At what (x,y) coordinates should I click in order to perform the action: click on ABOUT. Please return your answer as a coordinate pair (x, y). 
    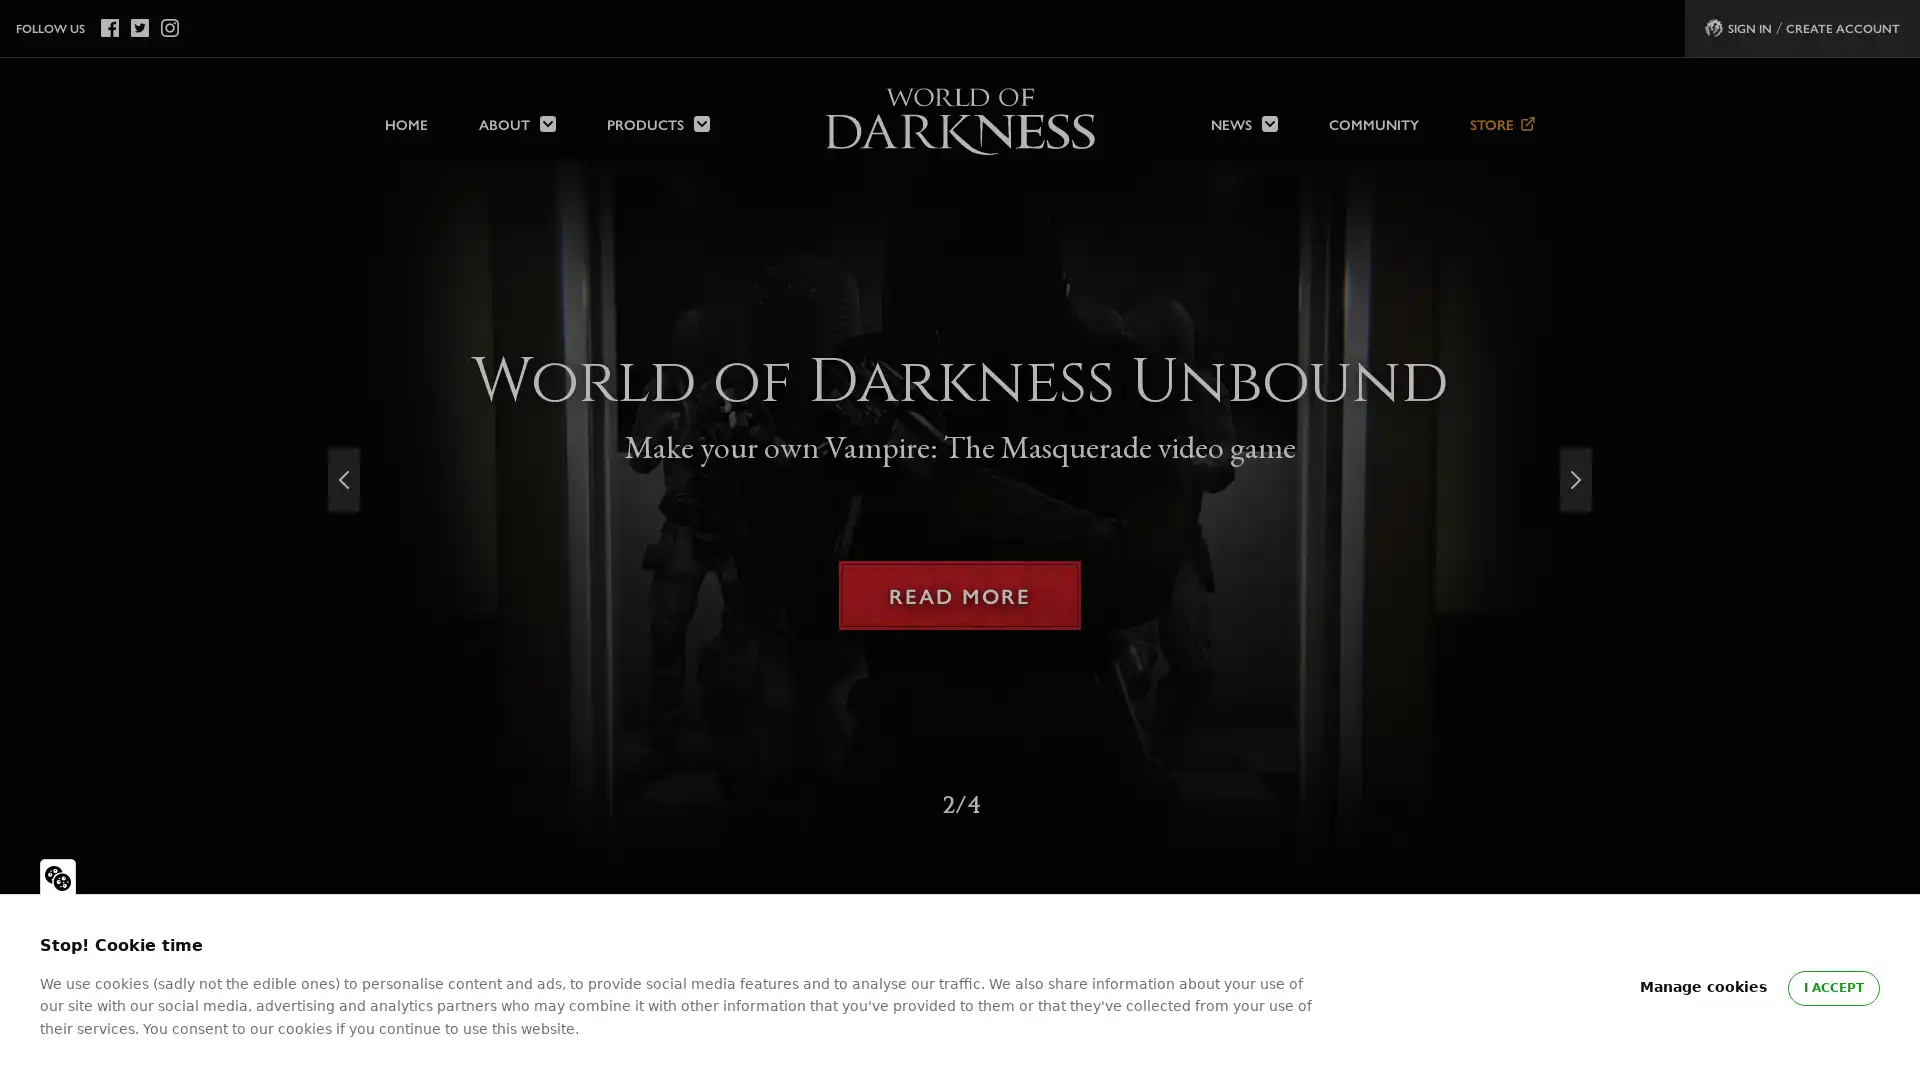
    Looking at the image, I should click on (516, 112).